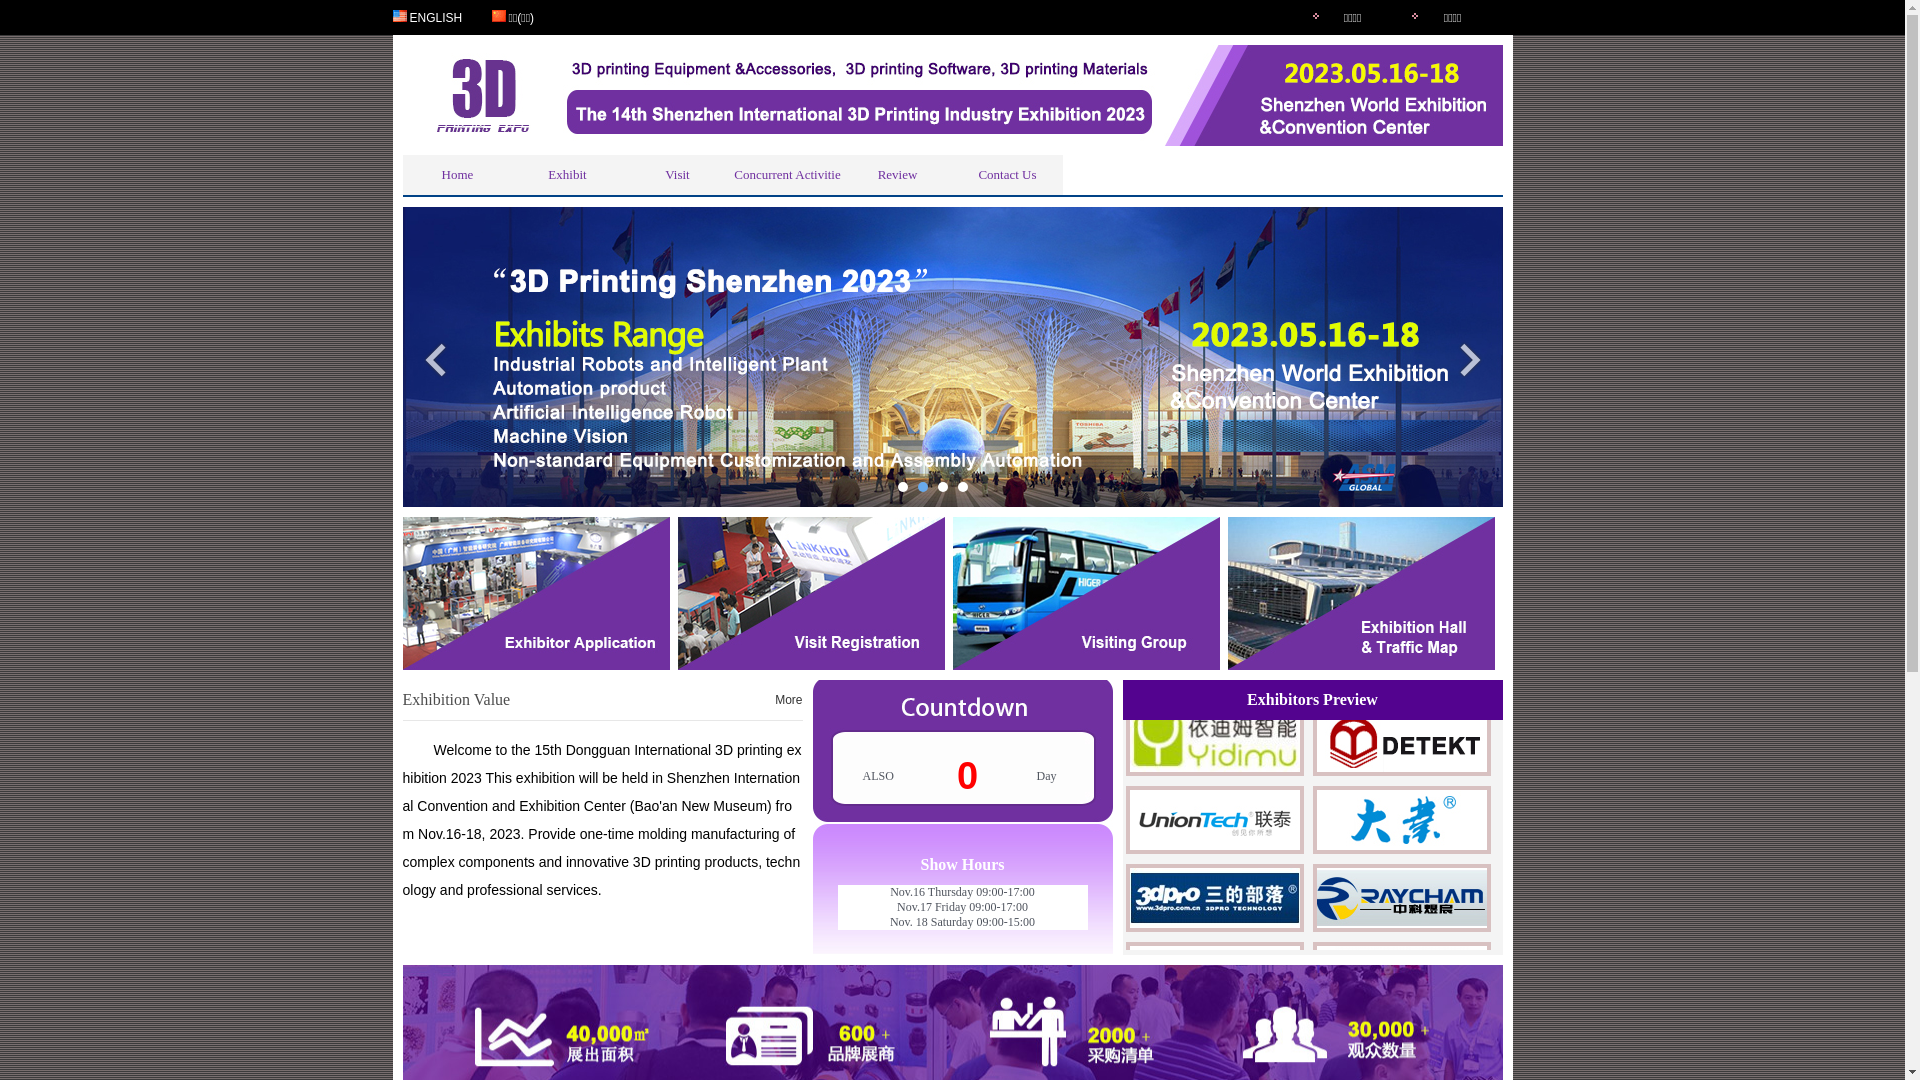 The image size is (1920, 1080). I want to click on 'More', so click(787, 698).